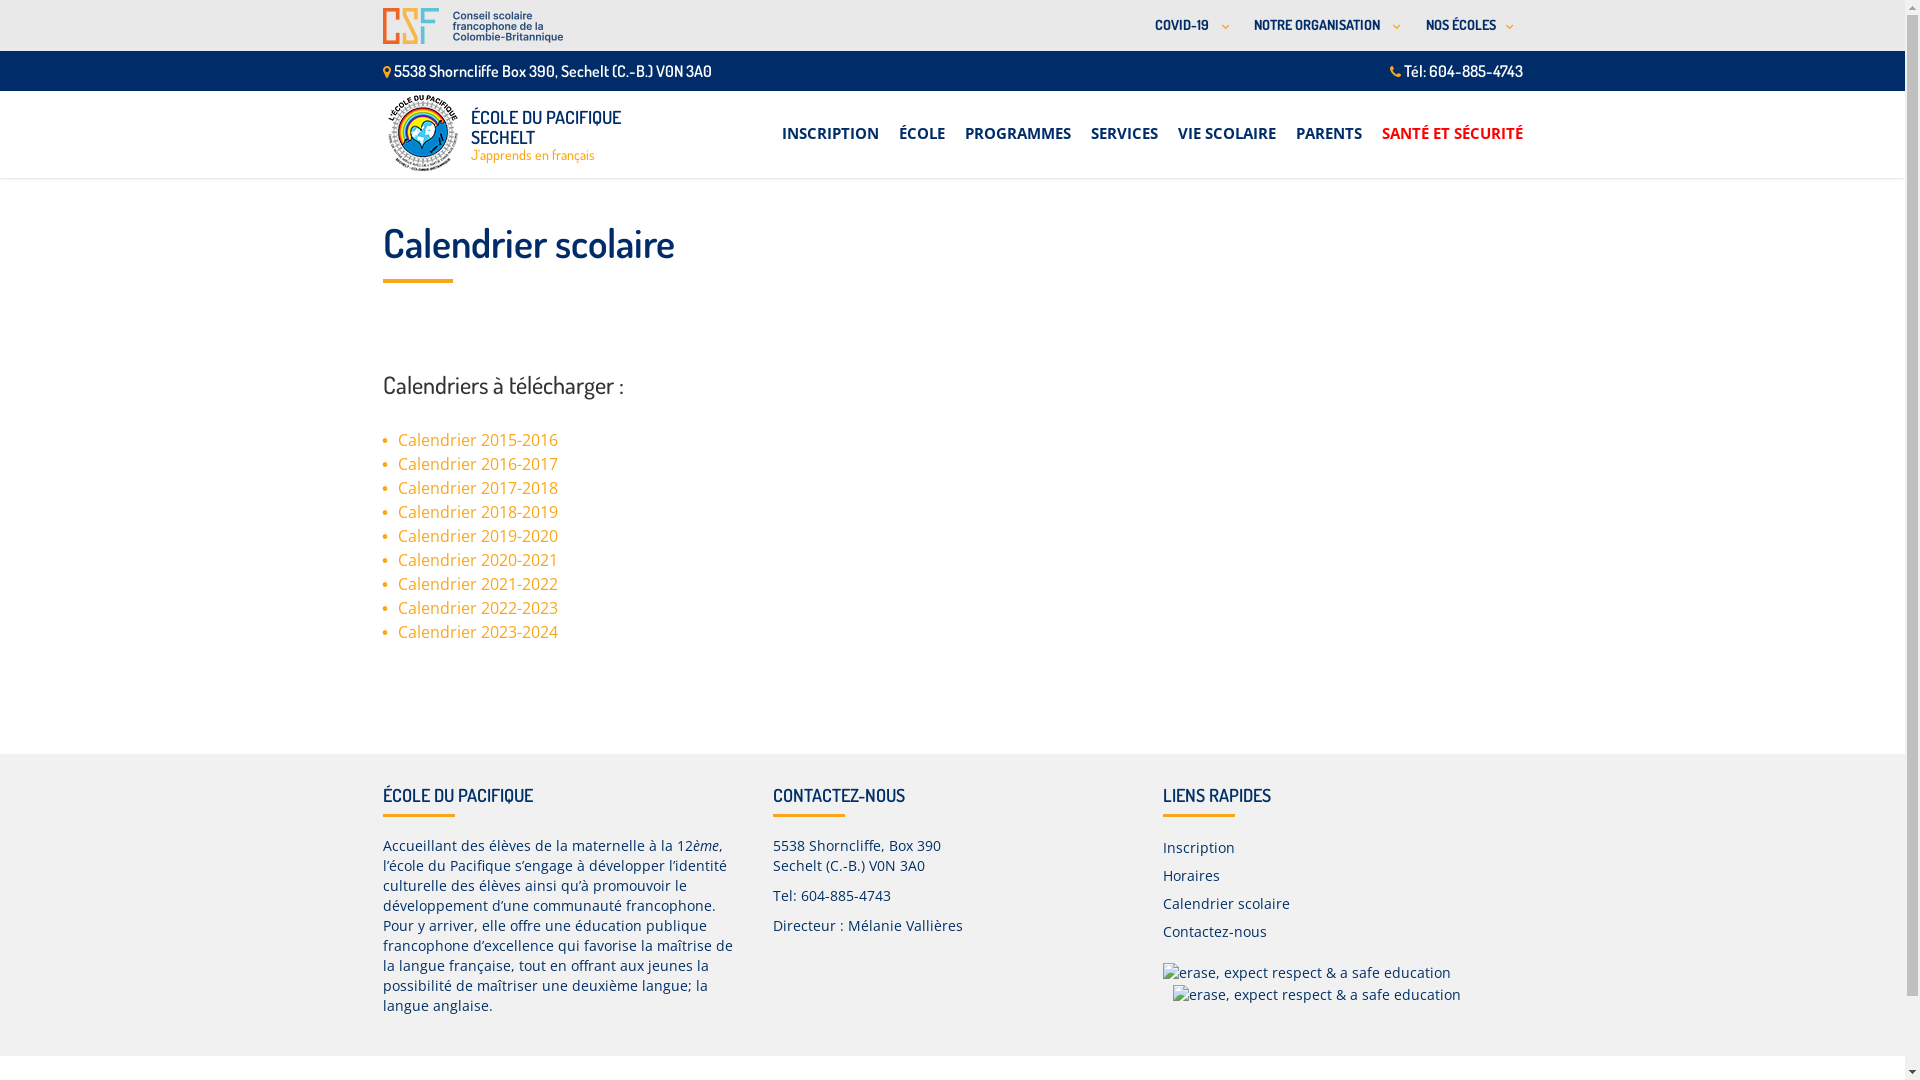 This screenshot has width=1920, height=1080. I want to click on 'Calendrier 2019-2020', so click(477, 535).